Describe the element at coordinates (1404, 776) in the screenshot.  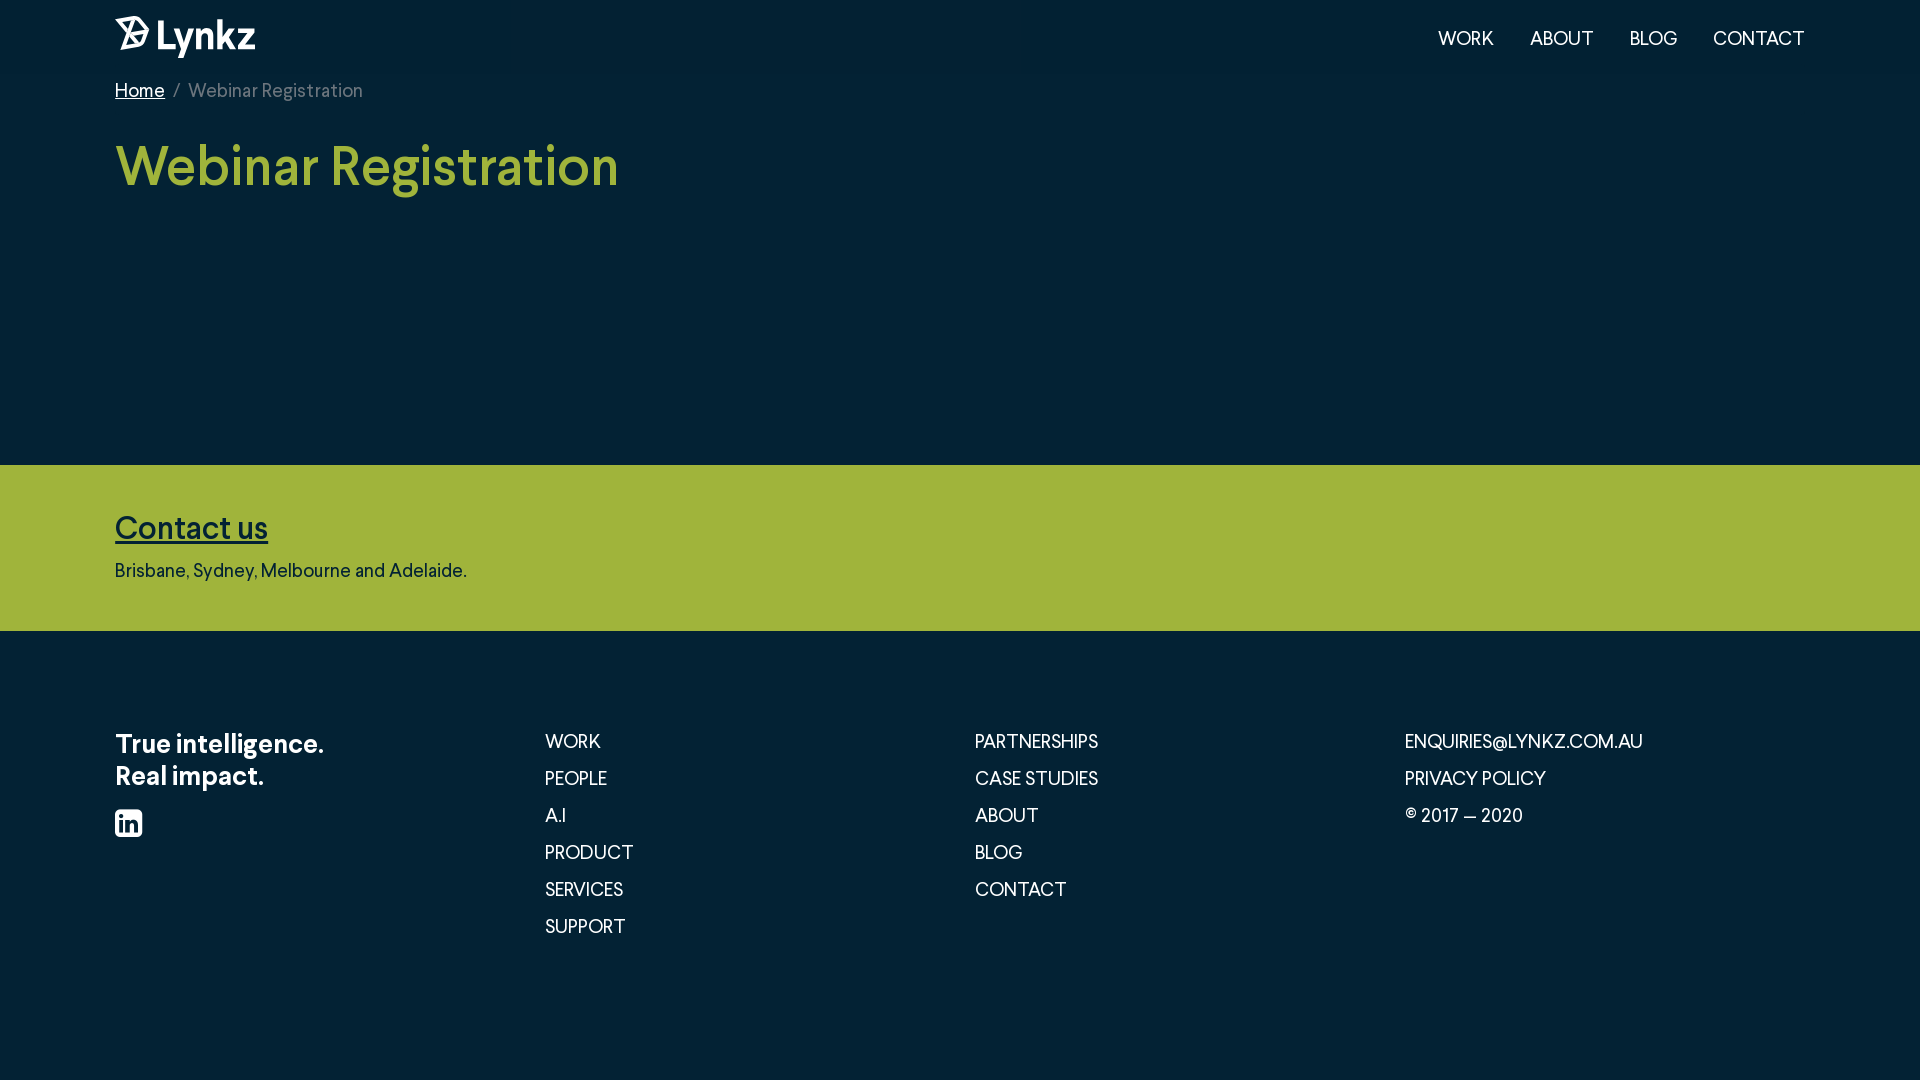
I see `'PRIVACY POLICY'` at that location.